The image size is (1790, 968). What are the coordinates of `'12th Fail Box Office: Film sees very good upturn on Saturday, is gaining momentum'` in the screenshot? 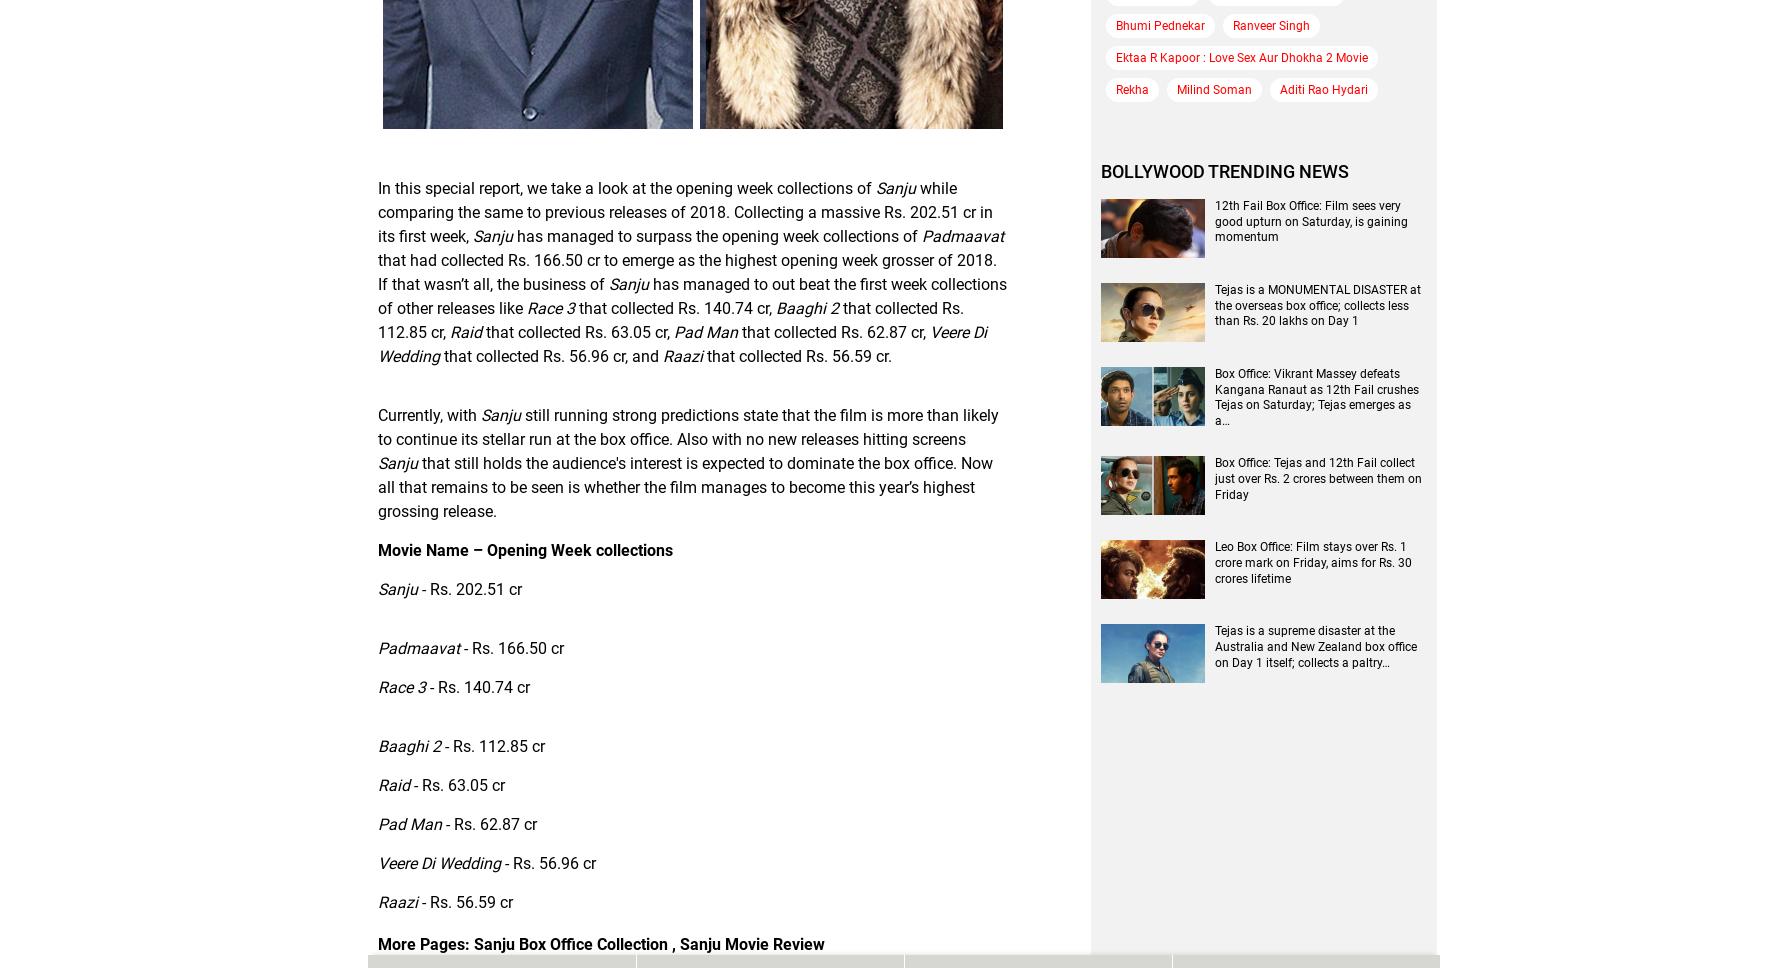 It's located at (1311, 220).